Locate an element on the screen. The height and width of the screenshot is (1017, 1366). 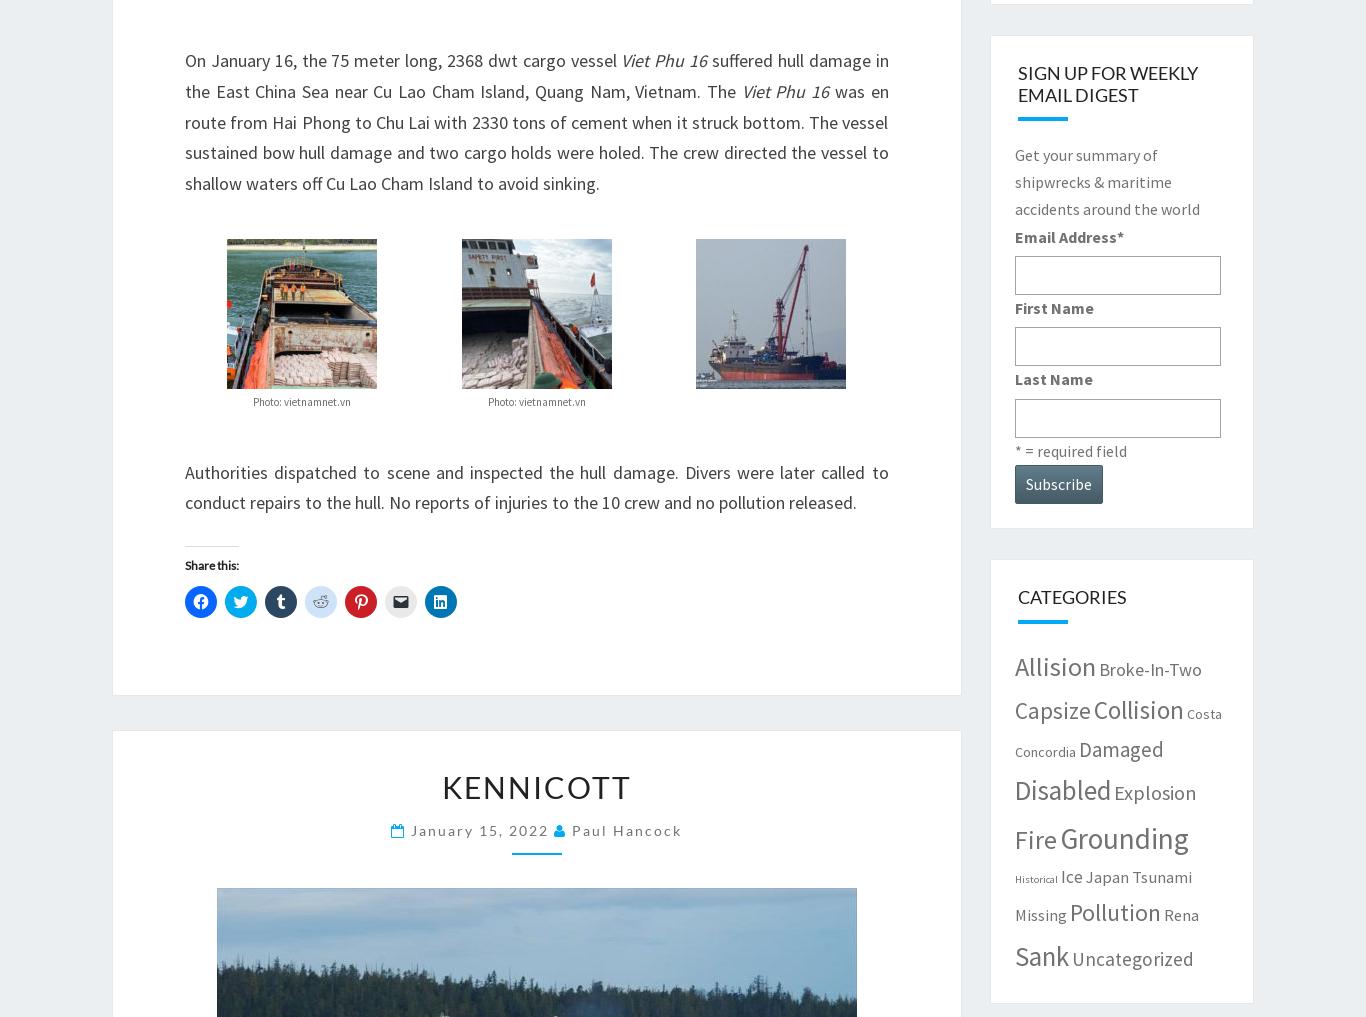
'Collision' is located at coordinates (1137, 708).